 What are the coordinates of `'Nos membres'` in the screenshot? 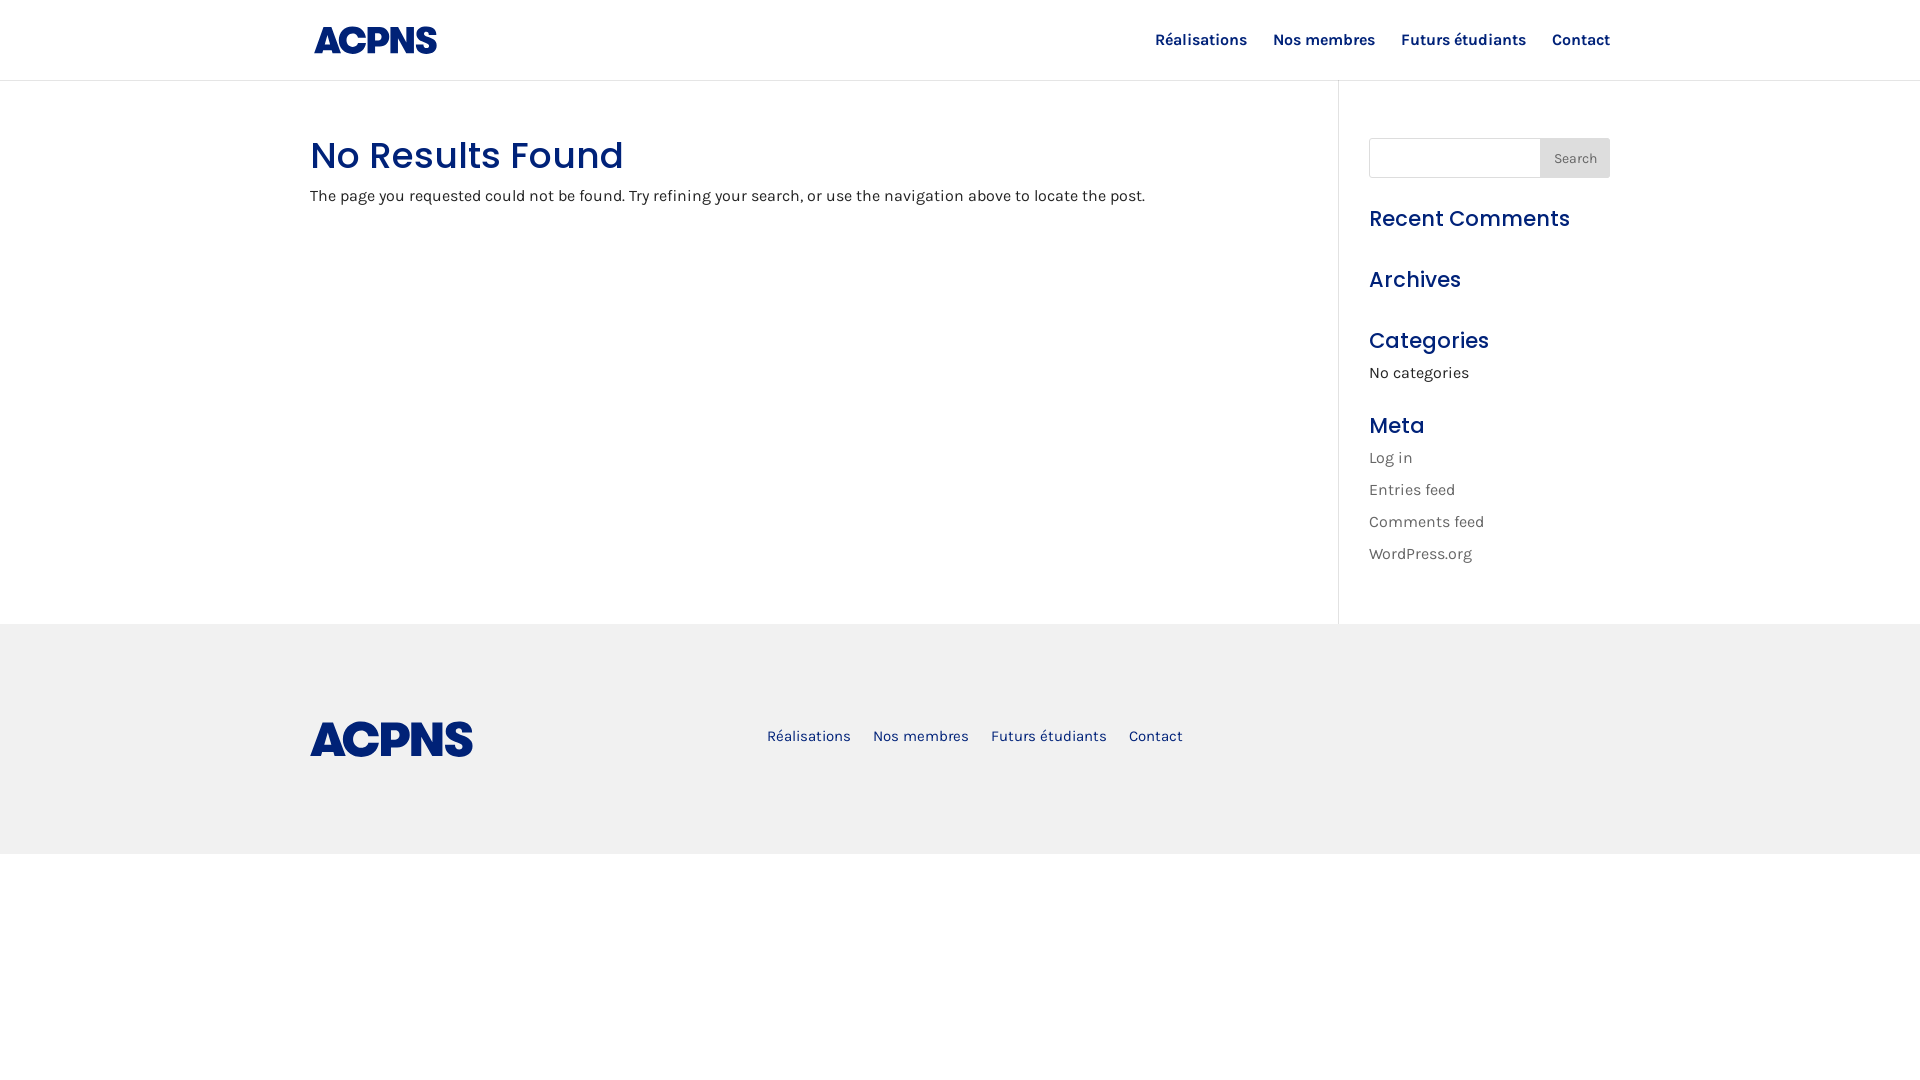 It's located at (873, 740).